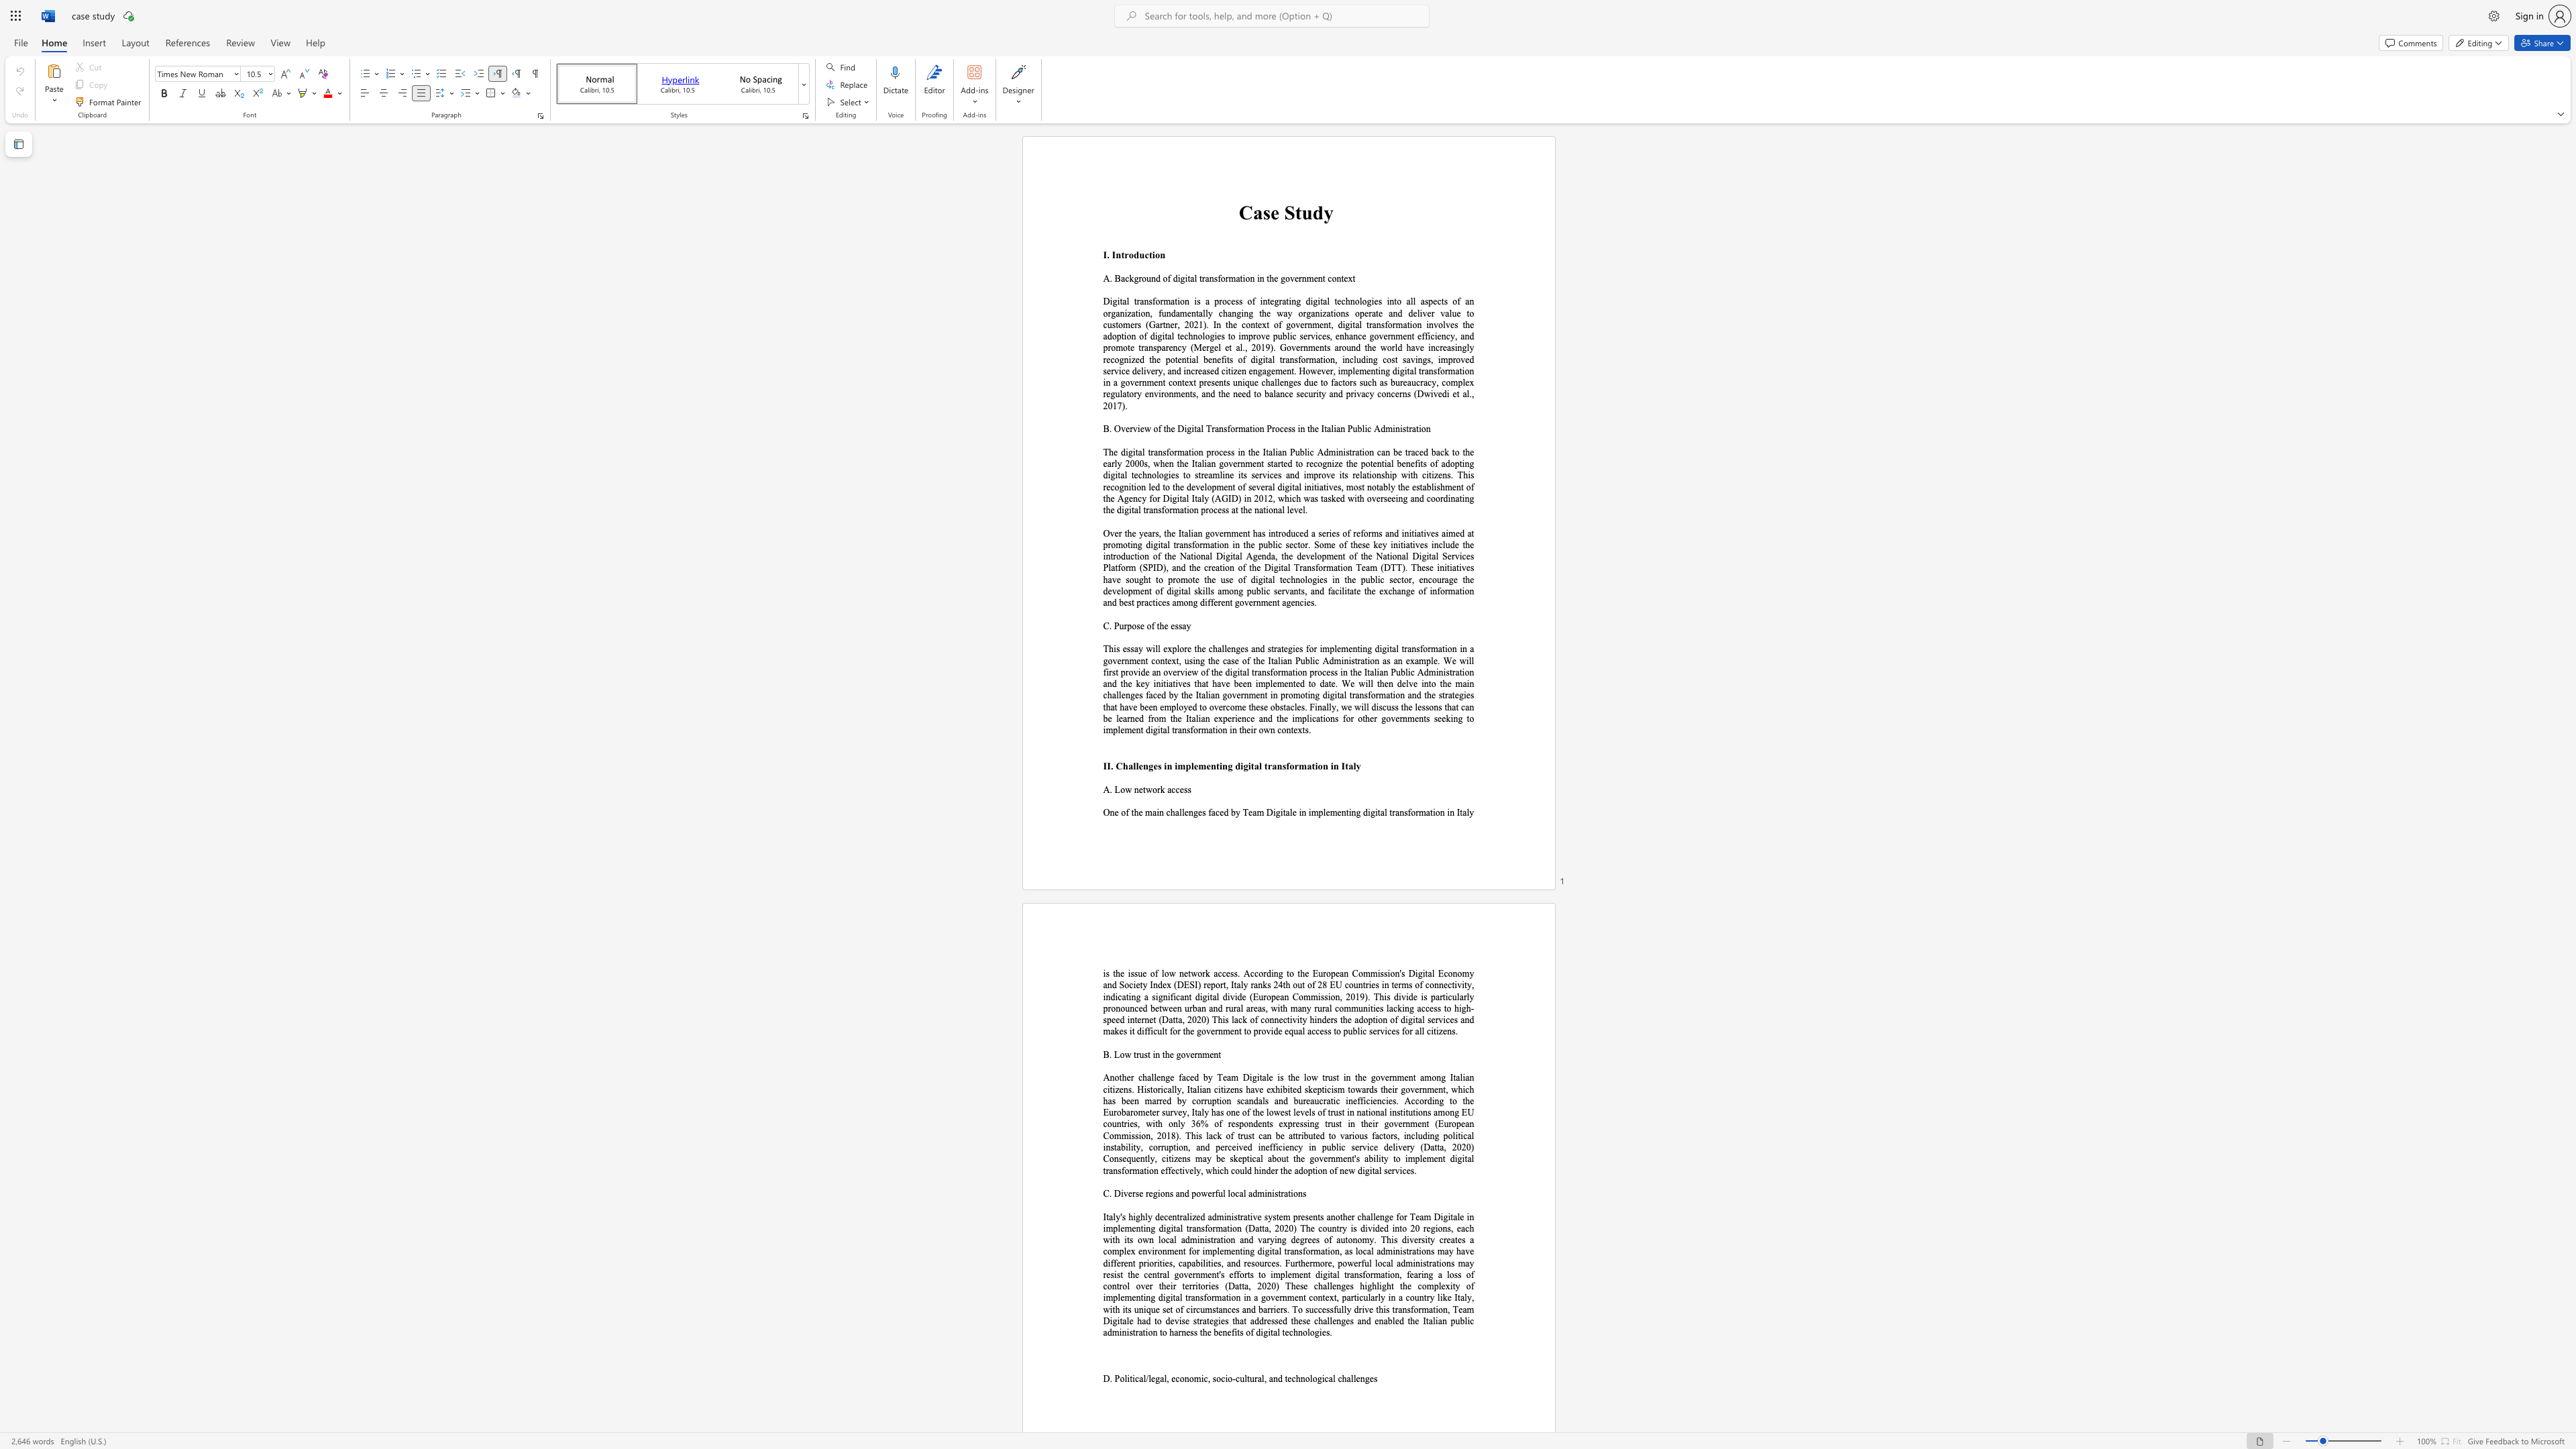 This screenshot has height=1449, width=2576. Describe the element at coordinates (1241, 694) in the screenshot. I see `the 15th character "r" in the text` at that location.